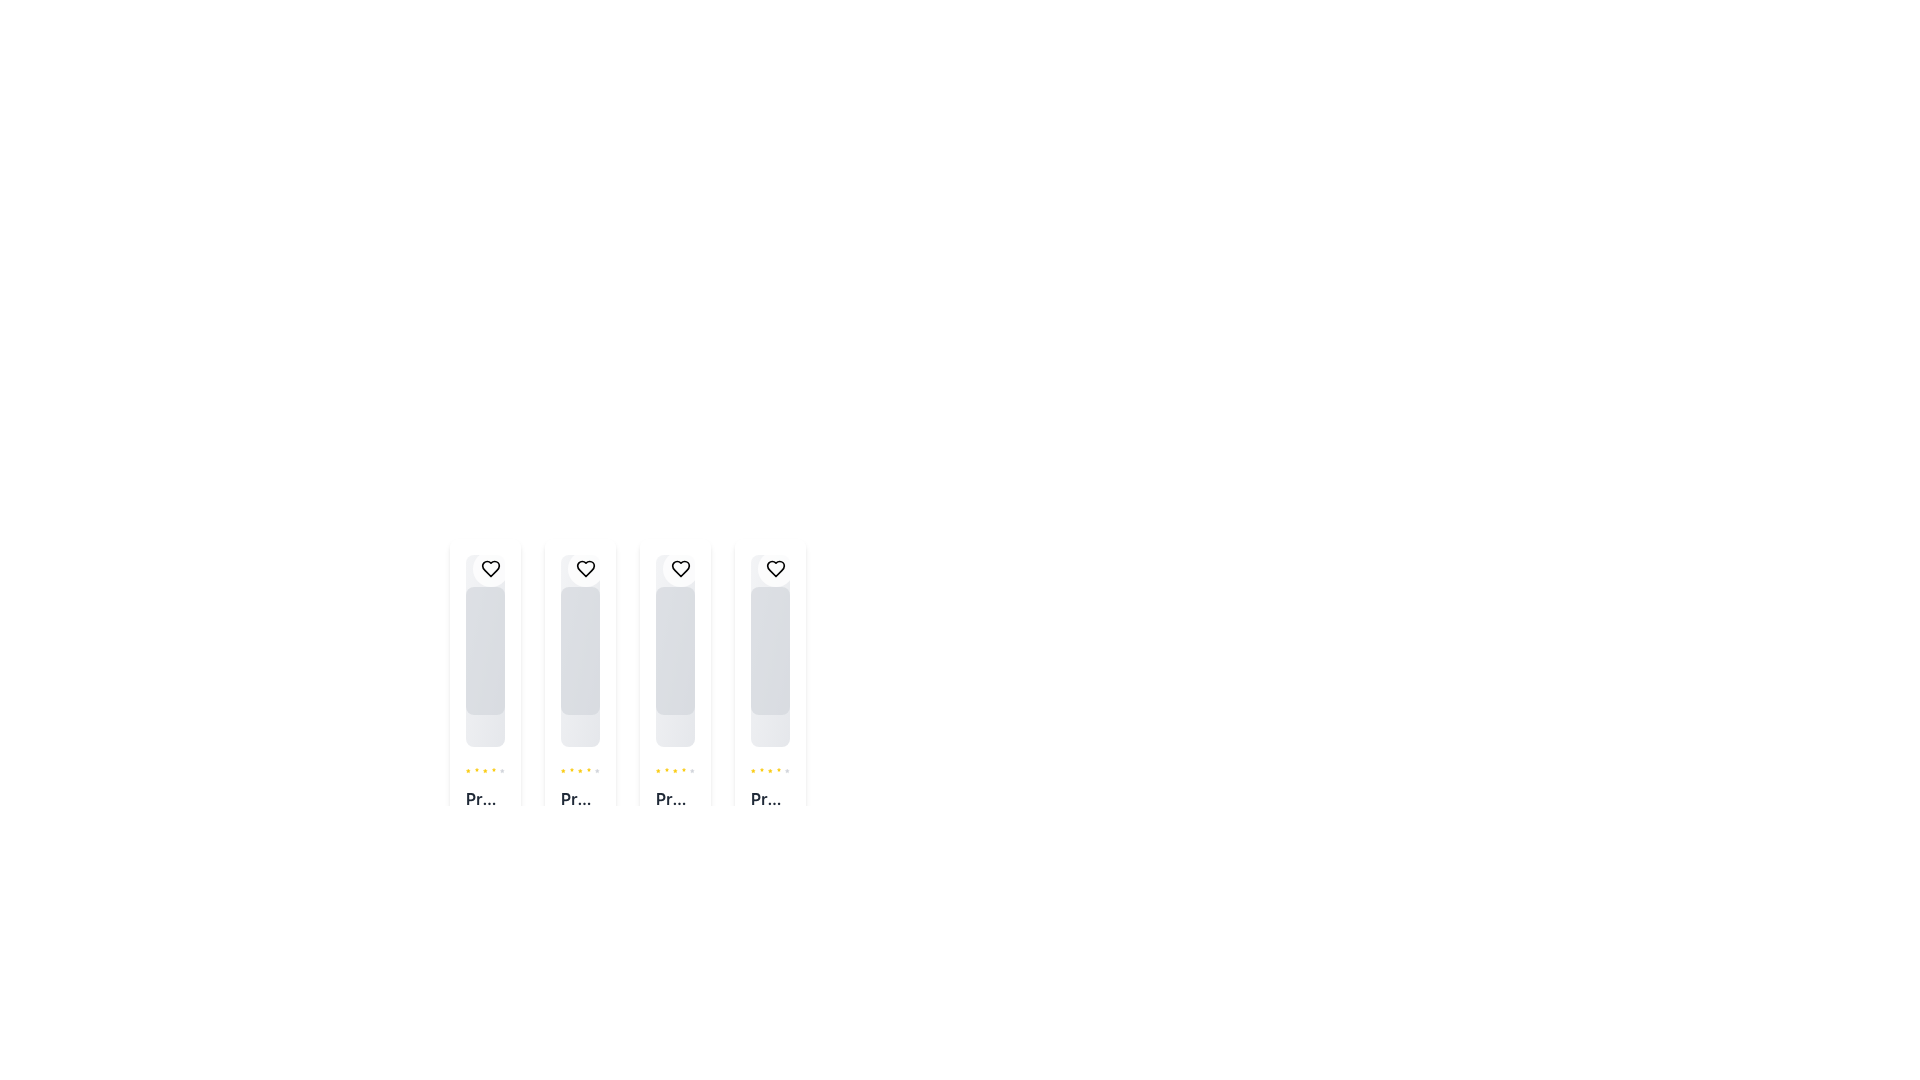  Describe the element at coordinates (675, 797) in the screenshot. I see `the static text label representing the product name, which is the third in the horizontal sequence of products, located at the bottom of the product tile` at that location.